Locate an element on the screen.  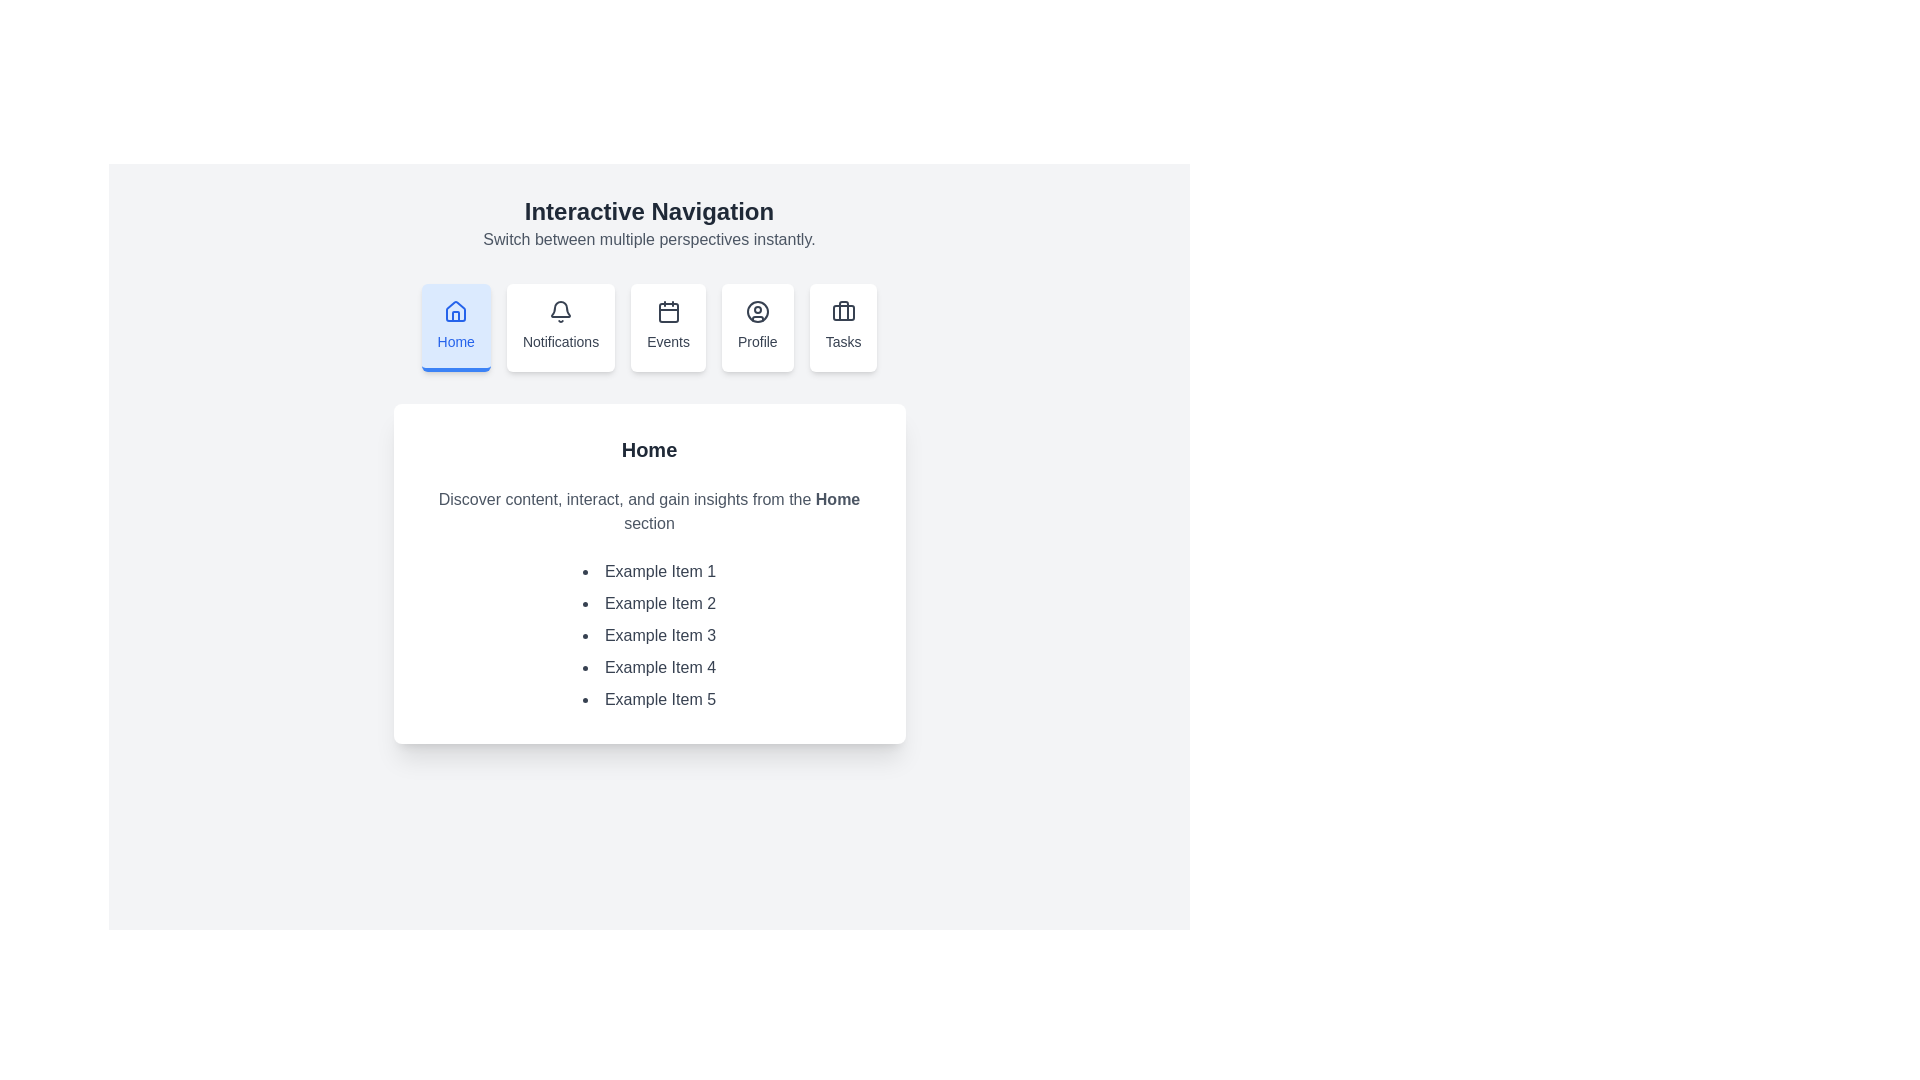
the text label 'Example Item 5' which is styled in gray font as the fifth item in a bulleted list located in a white card at the center of the interface is located at coordinates (649, 698).